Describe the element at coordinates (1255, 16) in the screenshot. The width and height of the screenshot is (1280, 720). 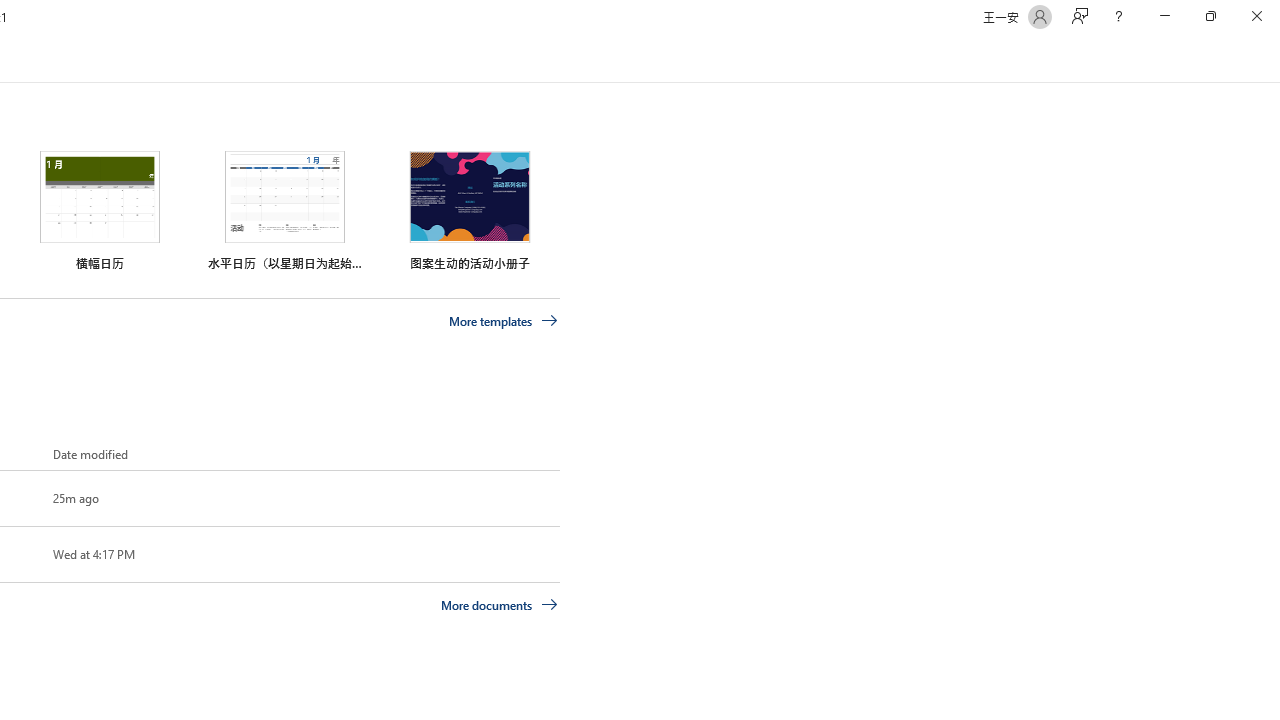
I see `'Close'` at that location.